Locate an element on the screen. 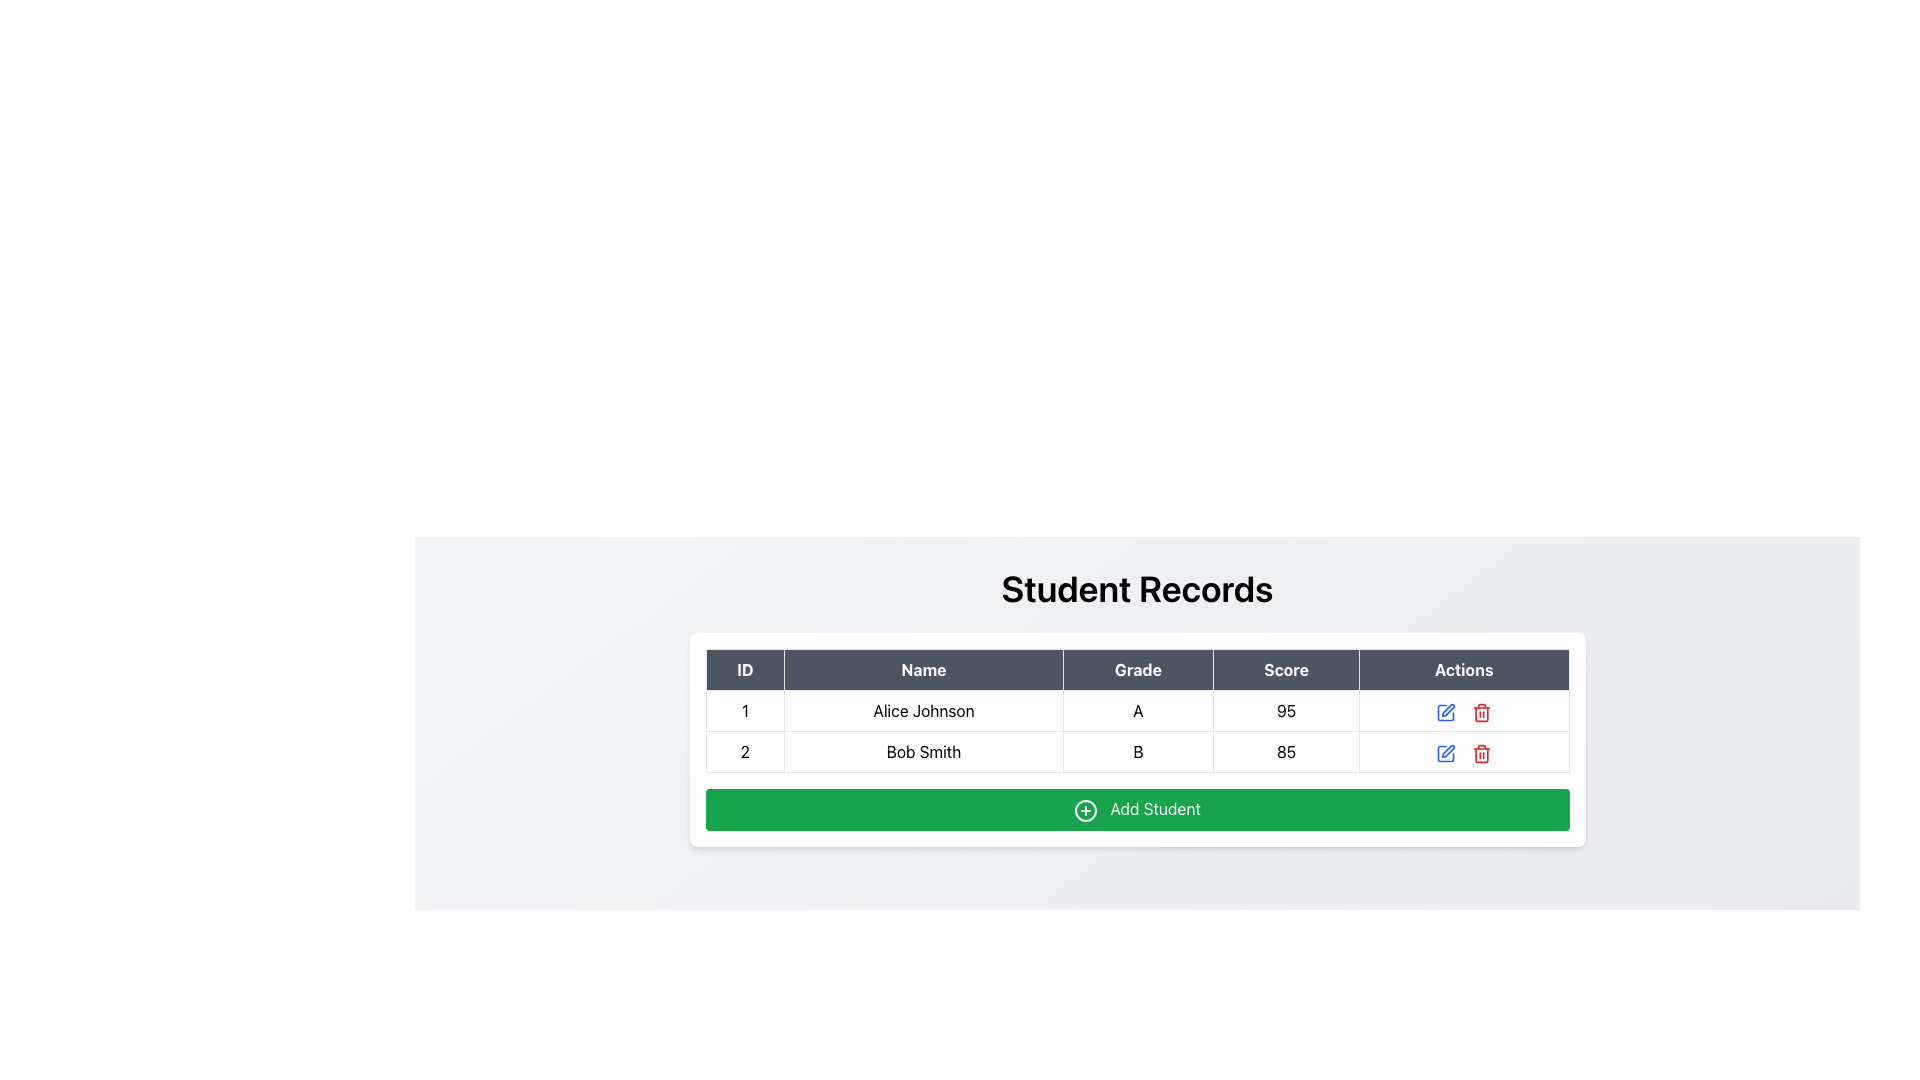 This screenshot has height=1080, width=1920. the text label displaying 'Bob Smith', which is located in the second row under the 'Name' column of a student records table is located at coordinates (922, 752).